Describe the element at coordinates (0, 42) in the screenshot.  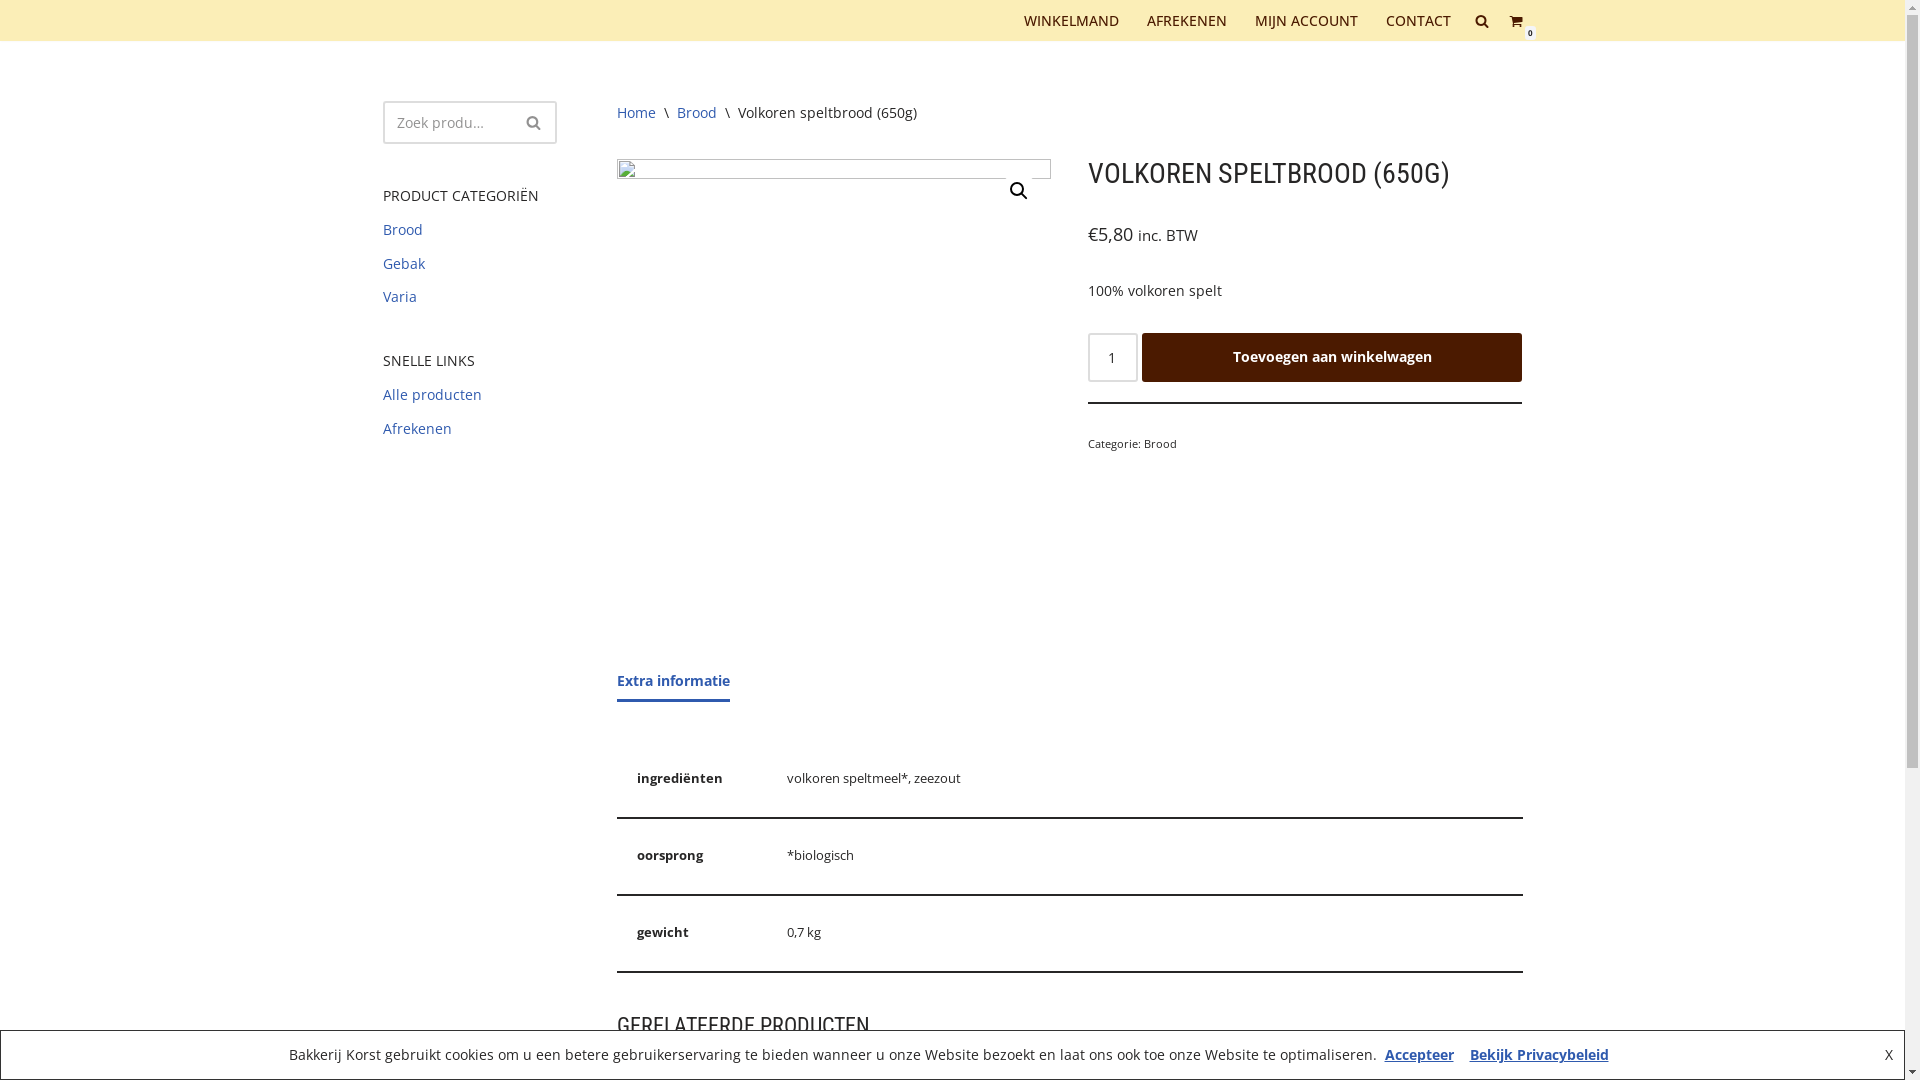
I see `'Ga naar de inhoud'` at that location.